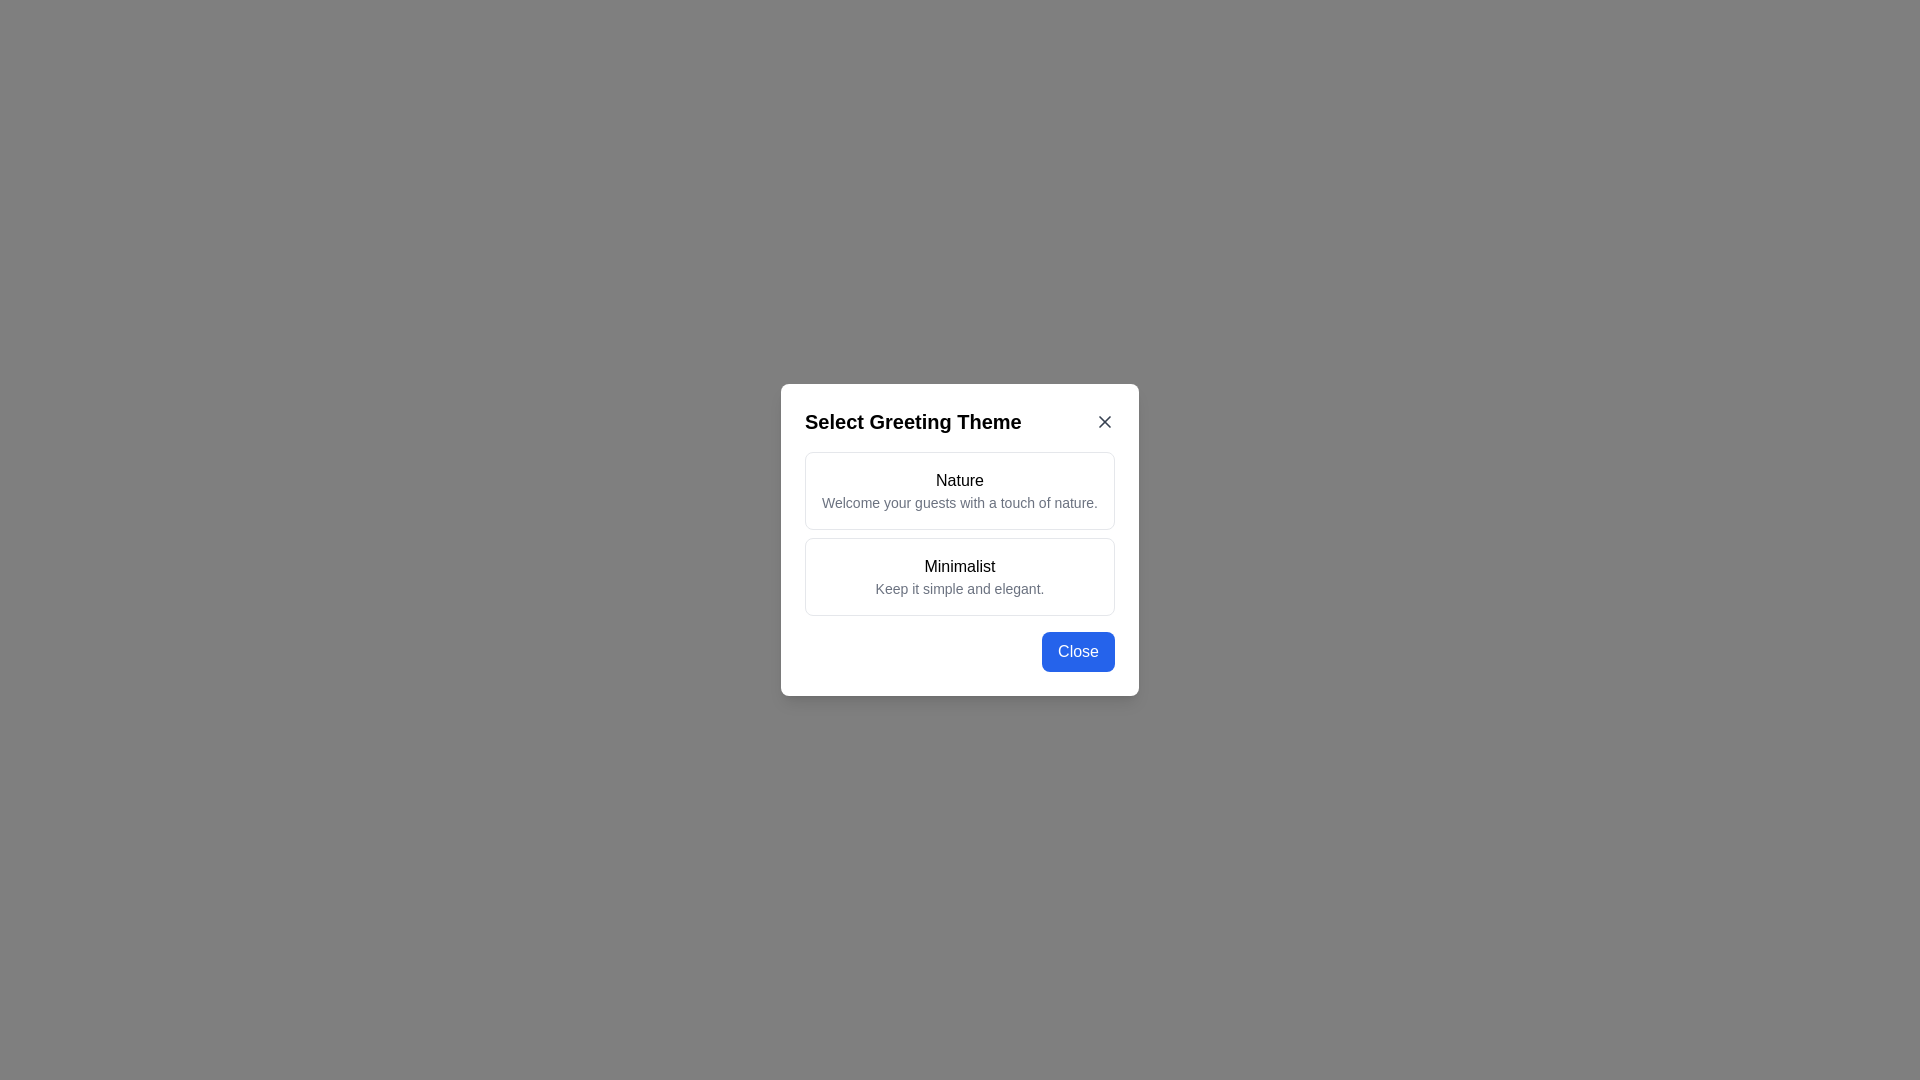  I want to click on the close icon located in the top-right corner of the modal or dialog box, so click(1103, 420).